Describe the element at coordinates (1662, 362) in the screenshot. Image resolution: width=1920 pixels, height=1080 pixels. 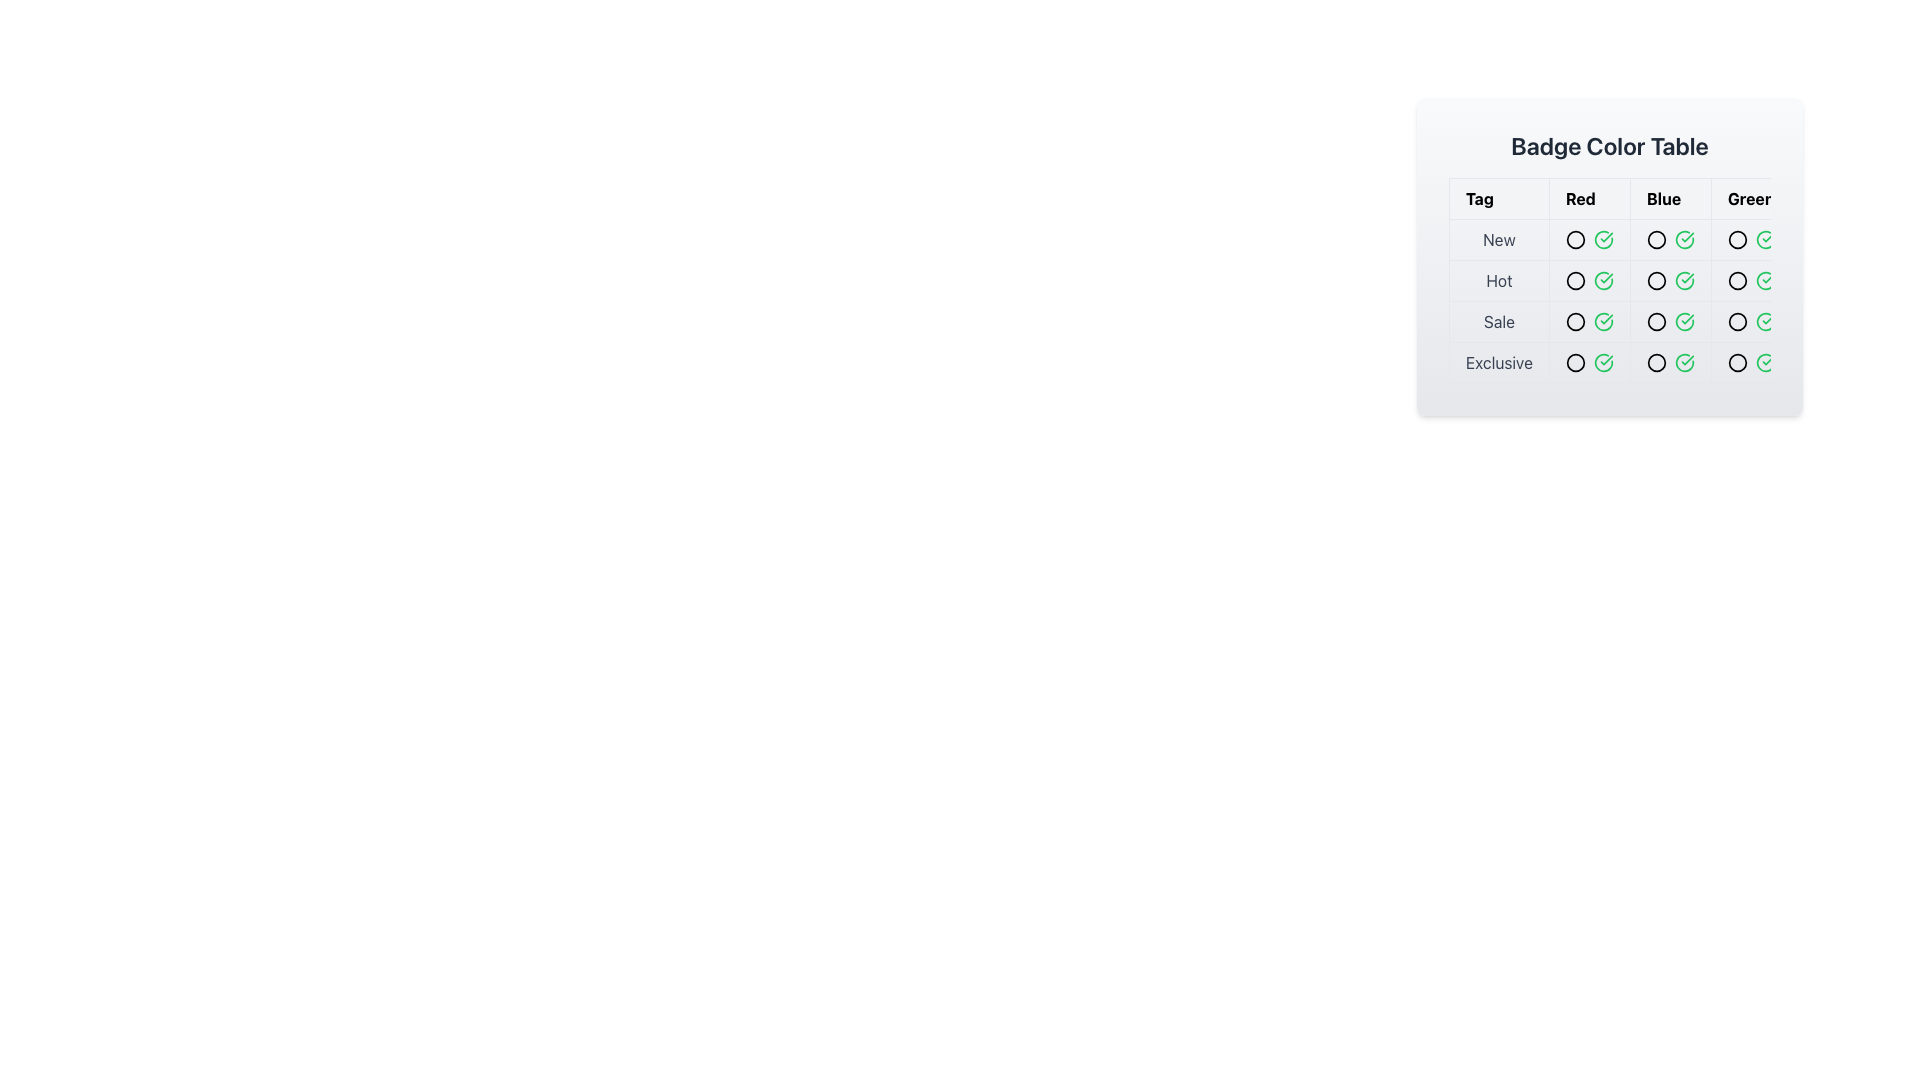
I see `the circular icon with a red inner fill and a black border located in the 'Exclusive' row and 'Blue' column of the table` at that location.